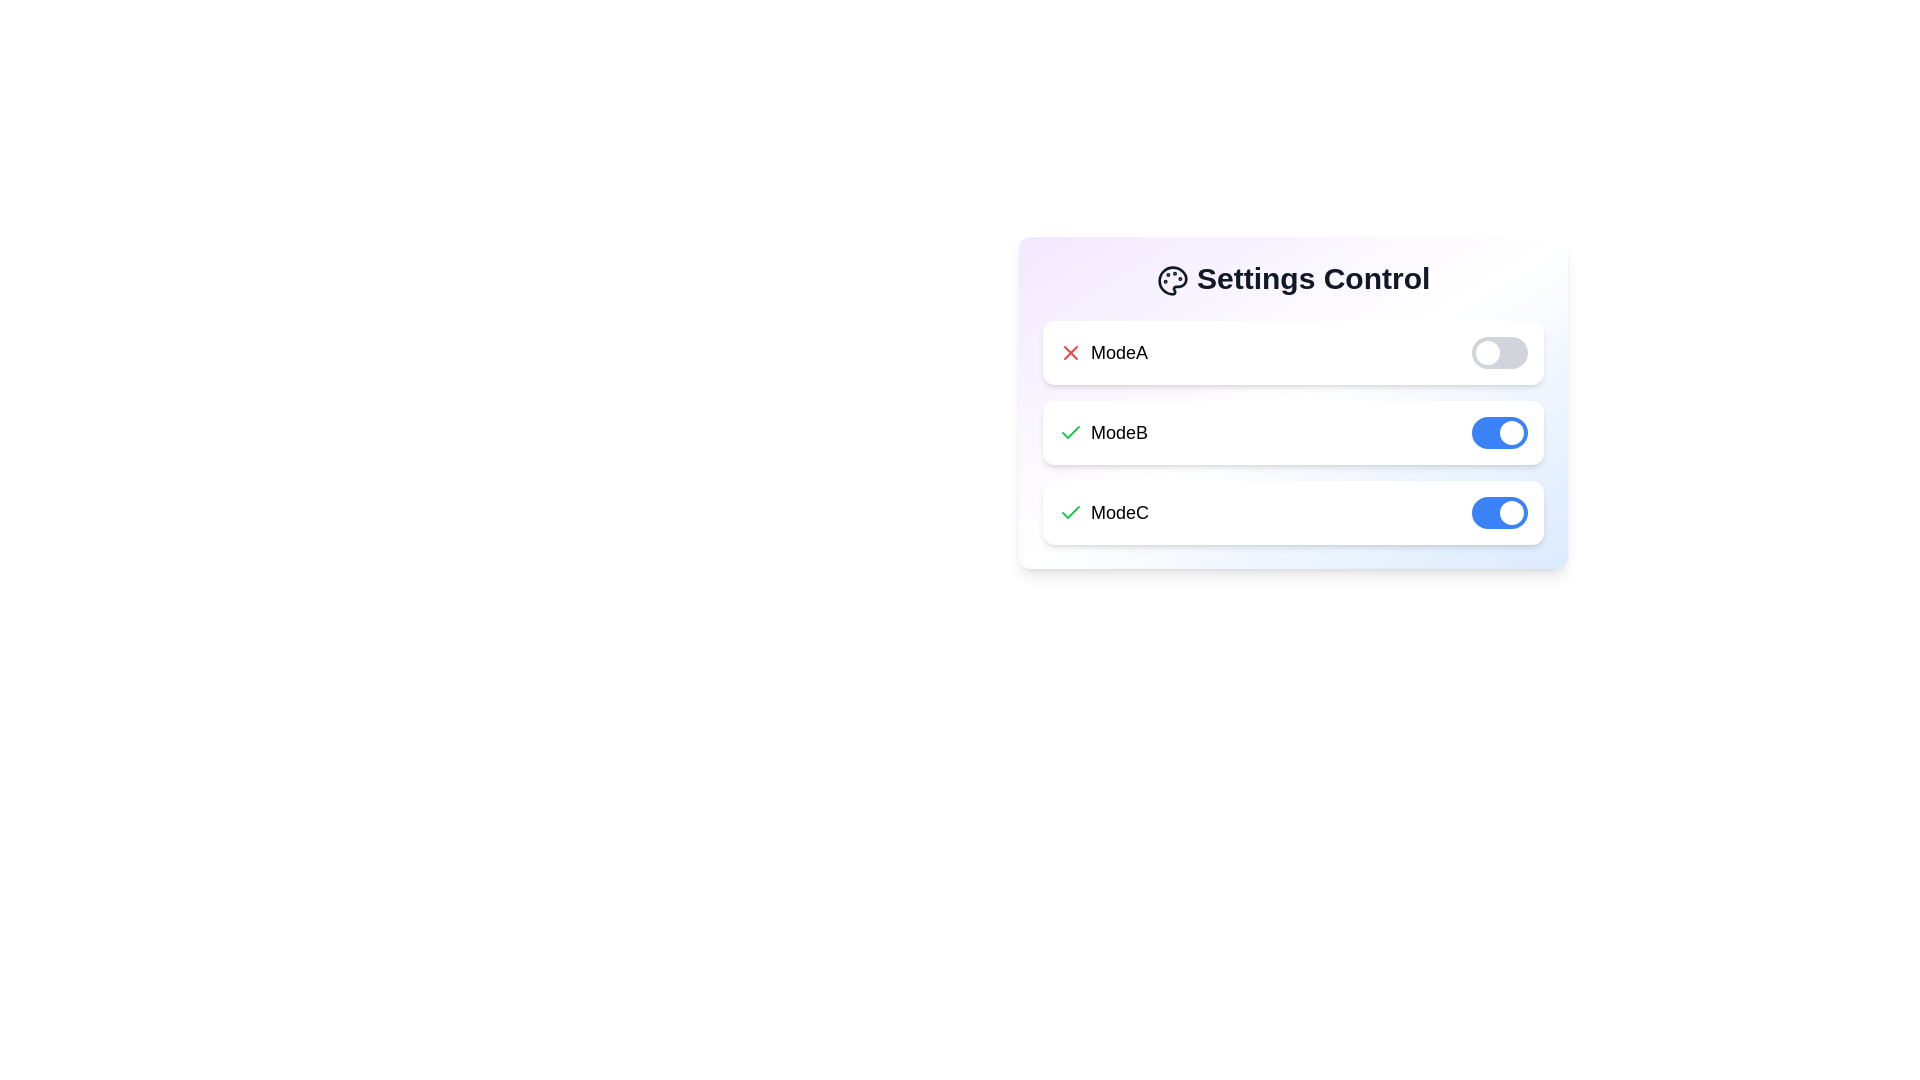 The width and height of the screenshot is (1920, 1080). Describe the element at coordinates (1512, 432) in the screenshot. I see `the circular toggle knob for 'ModeB'` at that location.